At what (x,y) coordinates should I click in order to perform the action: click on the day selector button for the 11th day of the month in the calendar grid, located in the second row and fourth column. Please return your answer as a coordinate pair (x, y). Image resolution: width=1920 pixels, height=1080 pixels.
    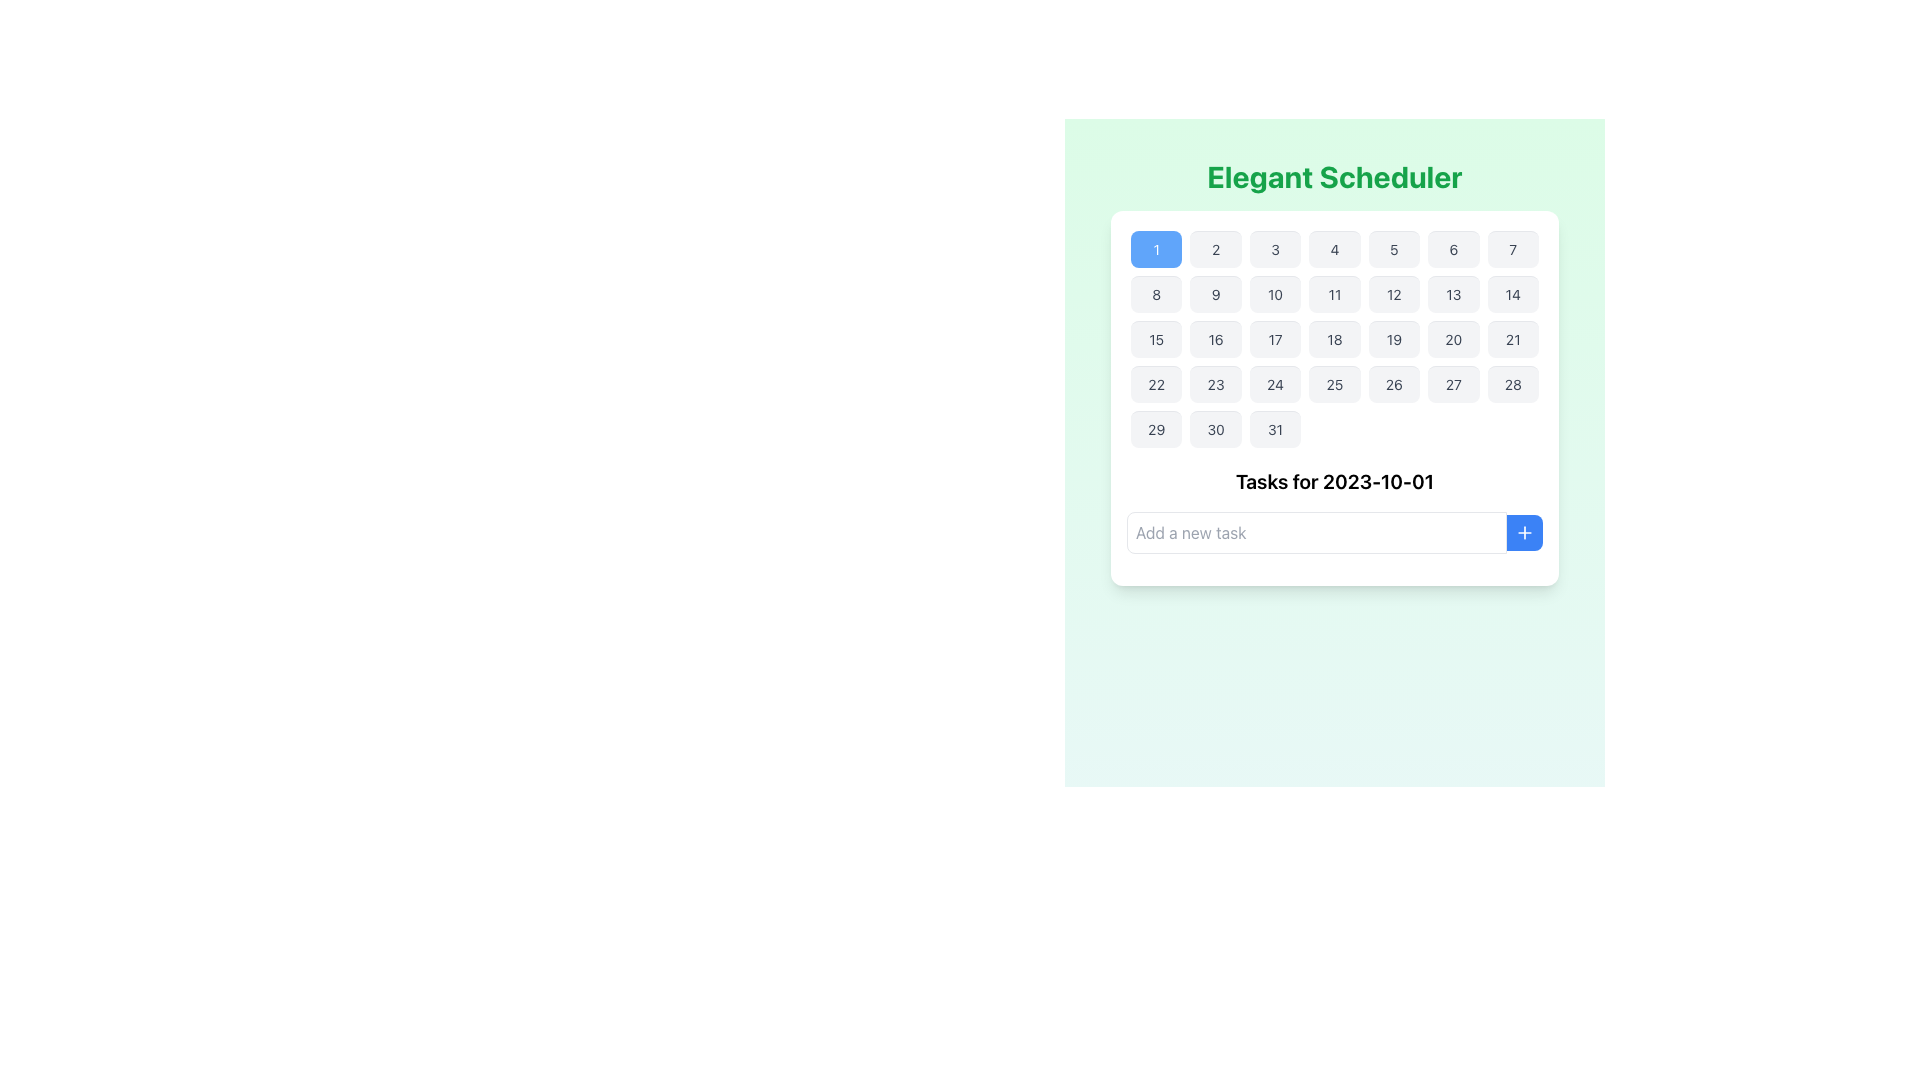
    Looking at the image, I should click on (1334, 294).